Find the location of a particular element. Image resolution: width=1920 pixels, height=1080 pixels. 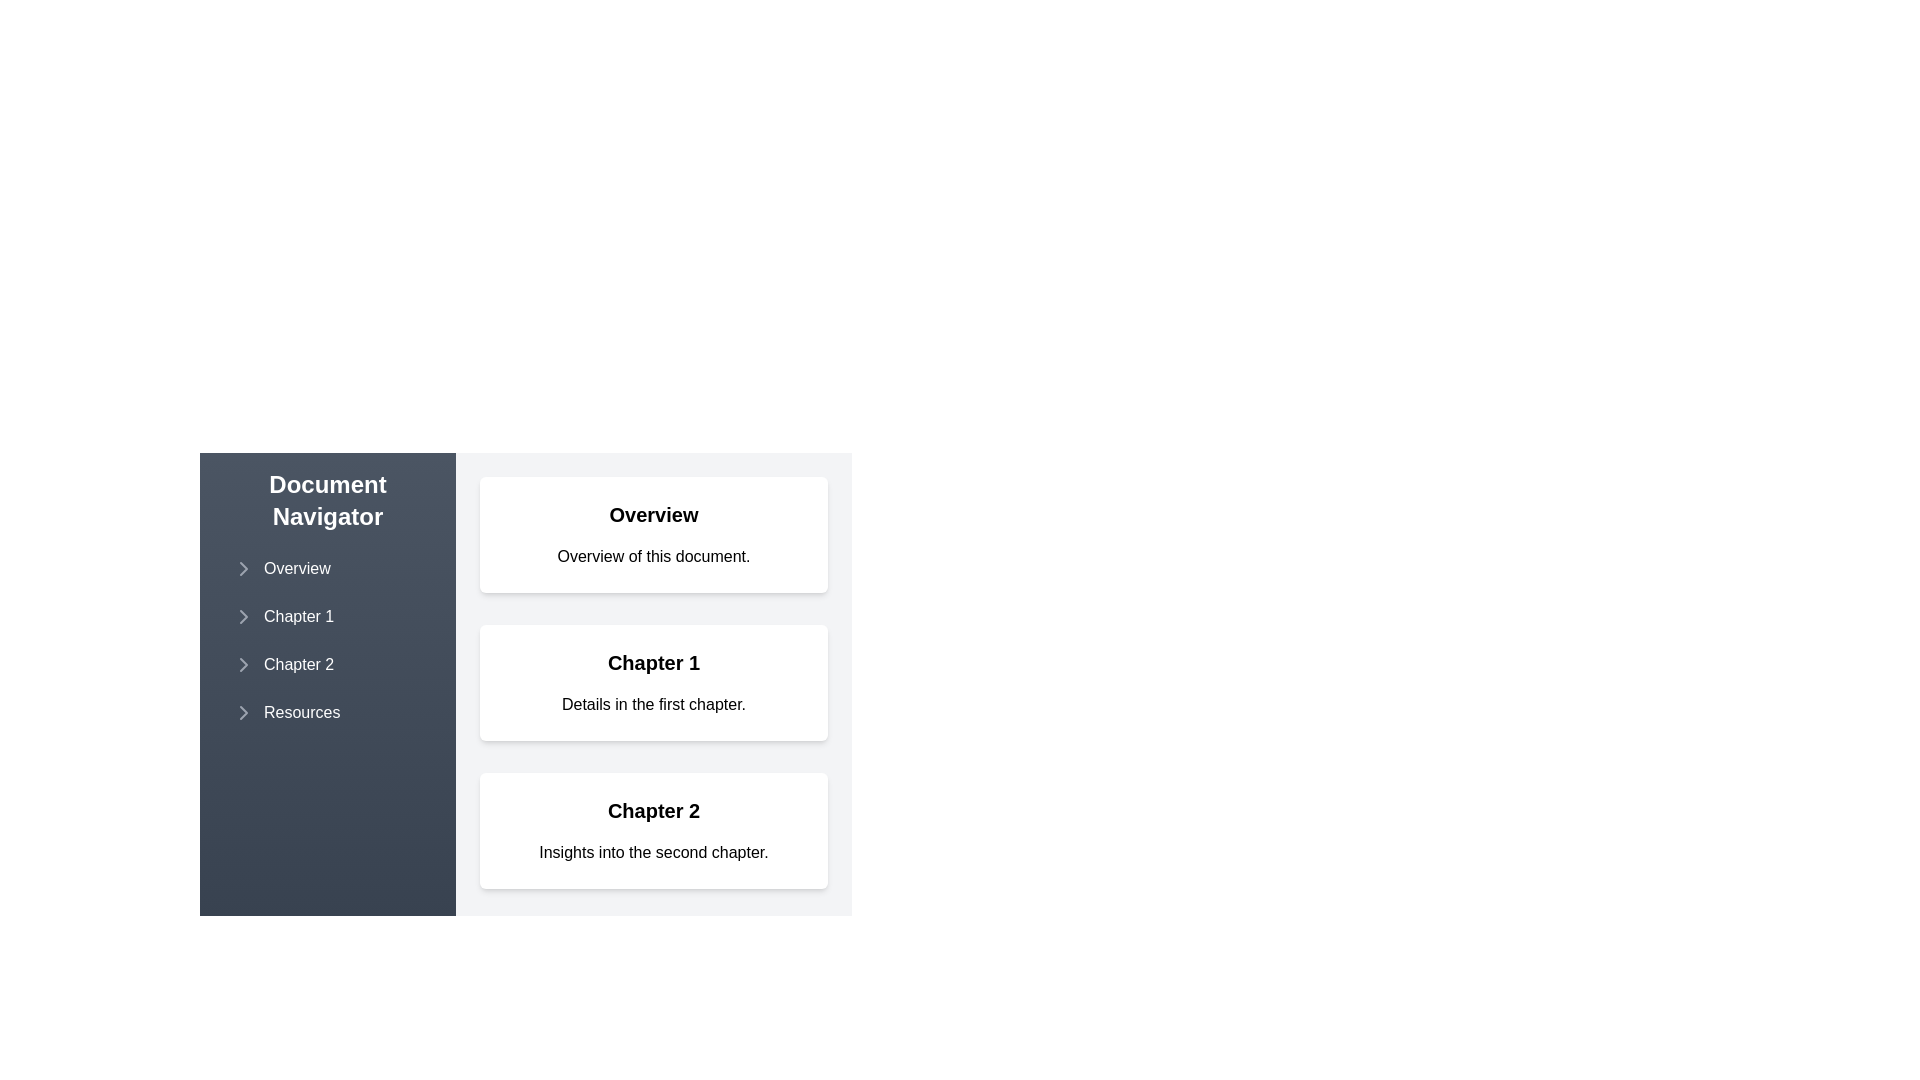

the rightward arrow icon with a thin border and rounded shape located next to the 'Resources' text in the left navigation menu is located at coordinates (243, 712).